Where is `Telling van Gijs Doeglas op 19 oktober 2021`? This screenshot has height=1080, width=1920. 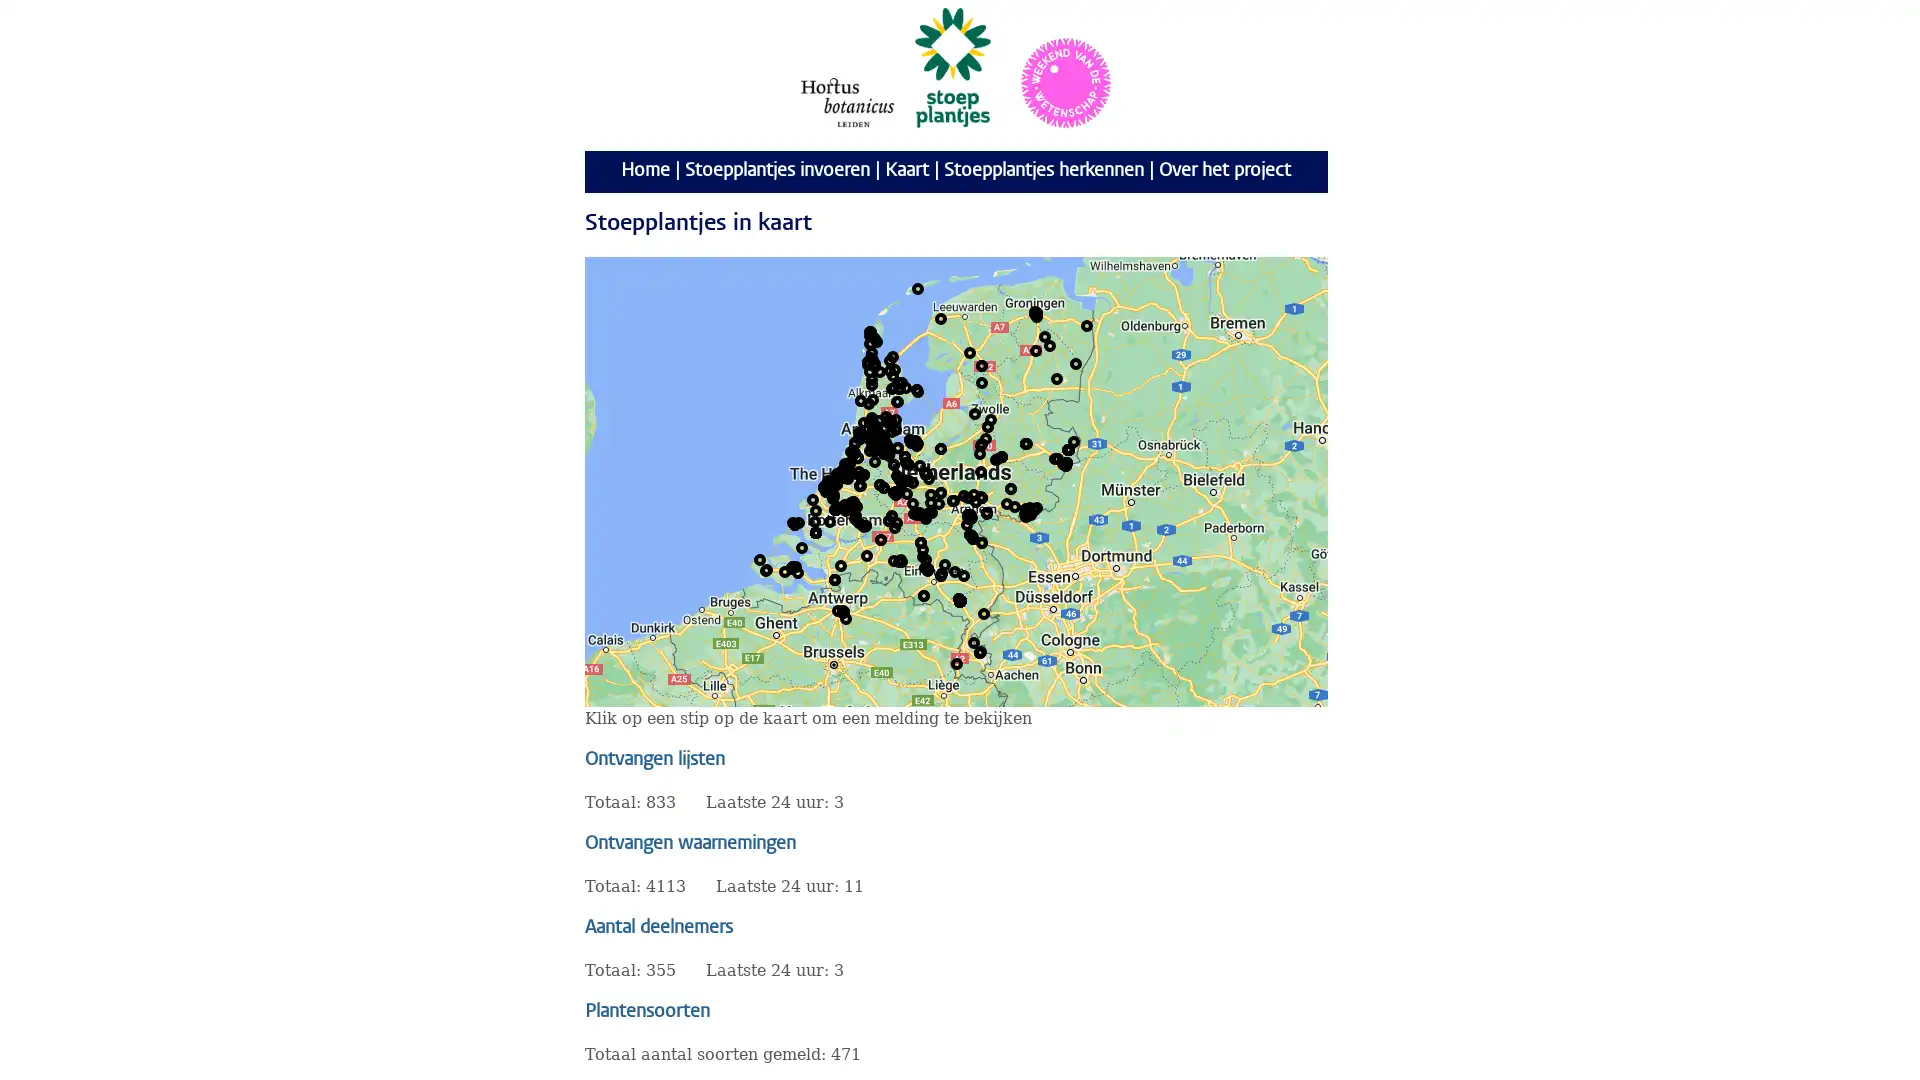 Telling van Gijs Doeglas op 19 oktober 2021 is located at coordinates (882, 438).